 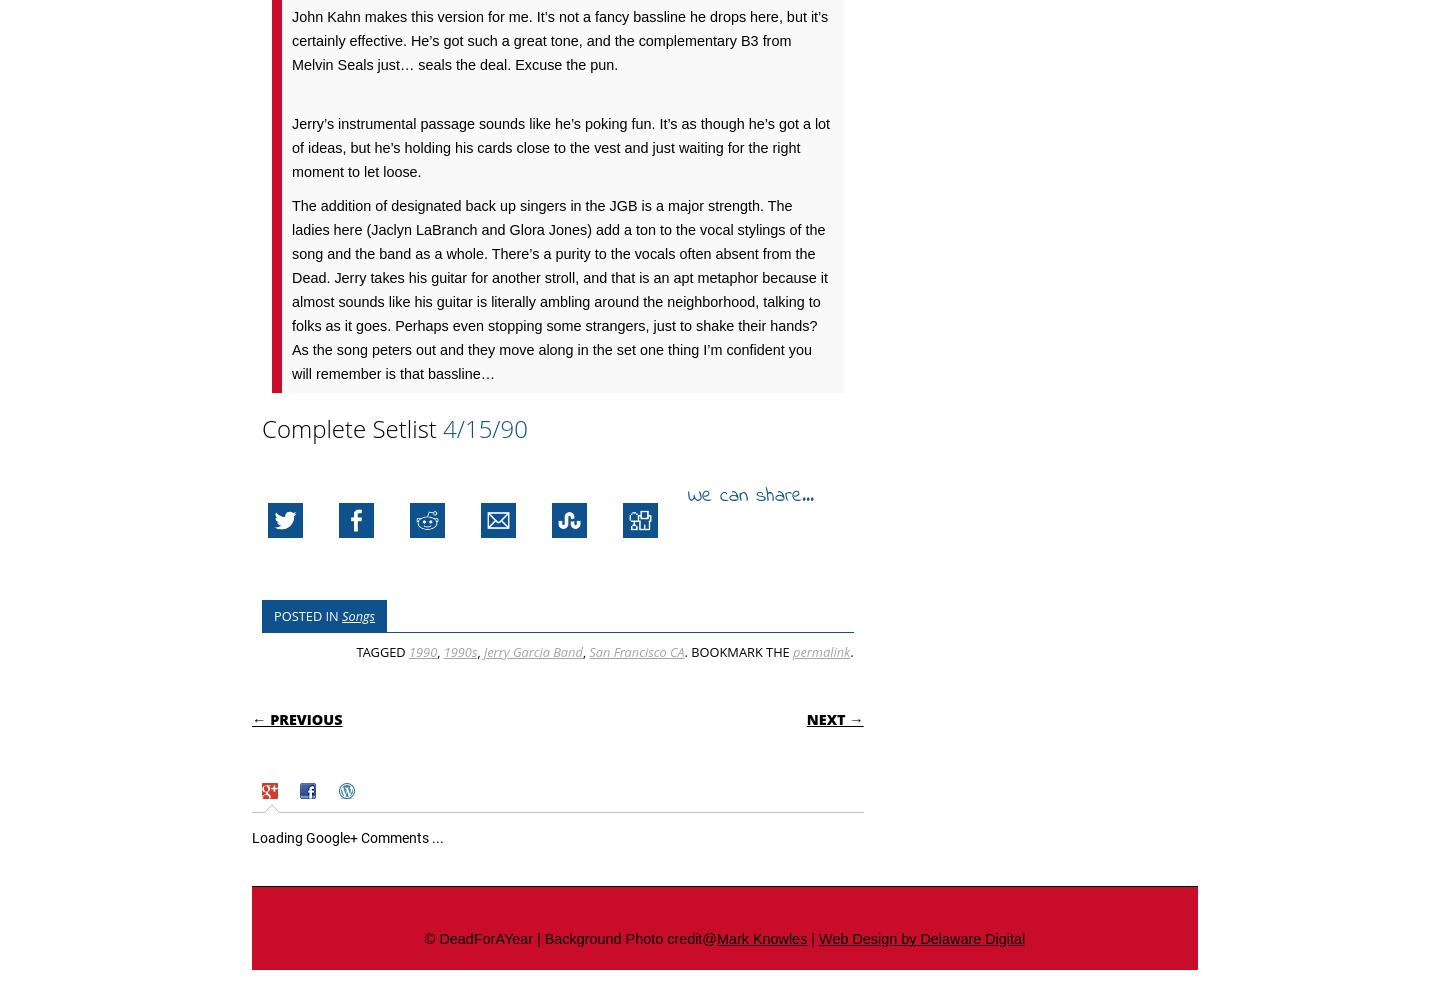 What do you see at coordinates (352, 427) in the screenshot?
I see `'Complete Setlist'` at bounding box center [352, 427].